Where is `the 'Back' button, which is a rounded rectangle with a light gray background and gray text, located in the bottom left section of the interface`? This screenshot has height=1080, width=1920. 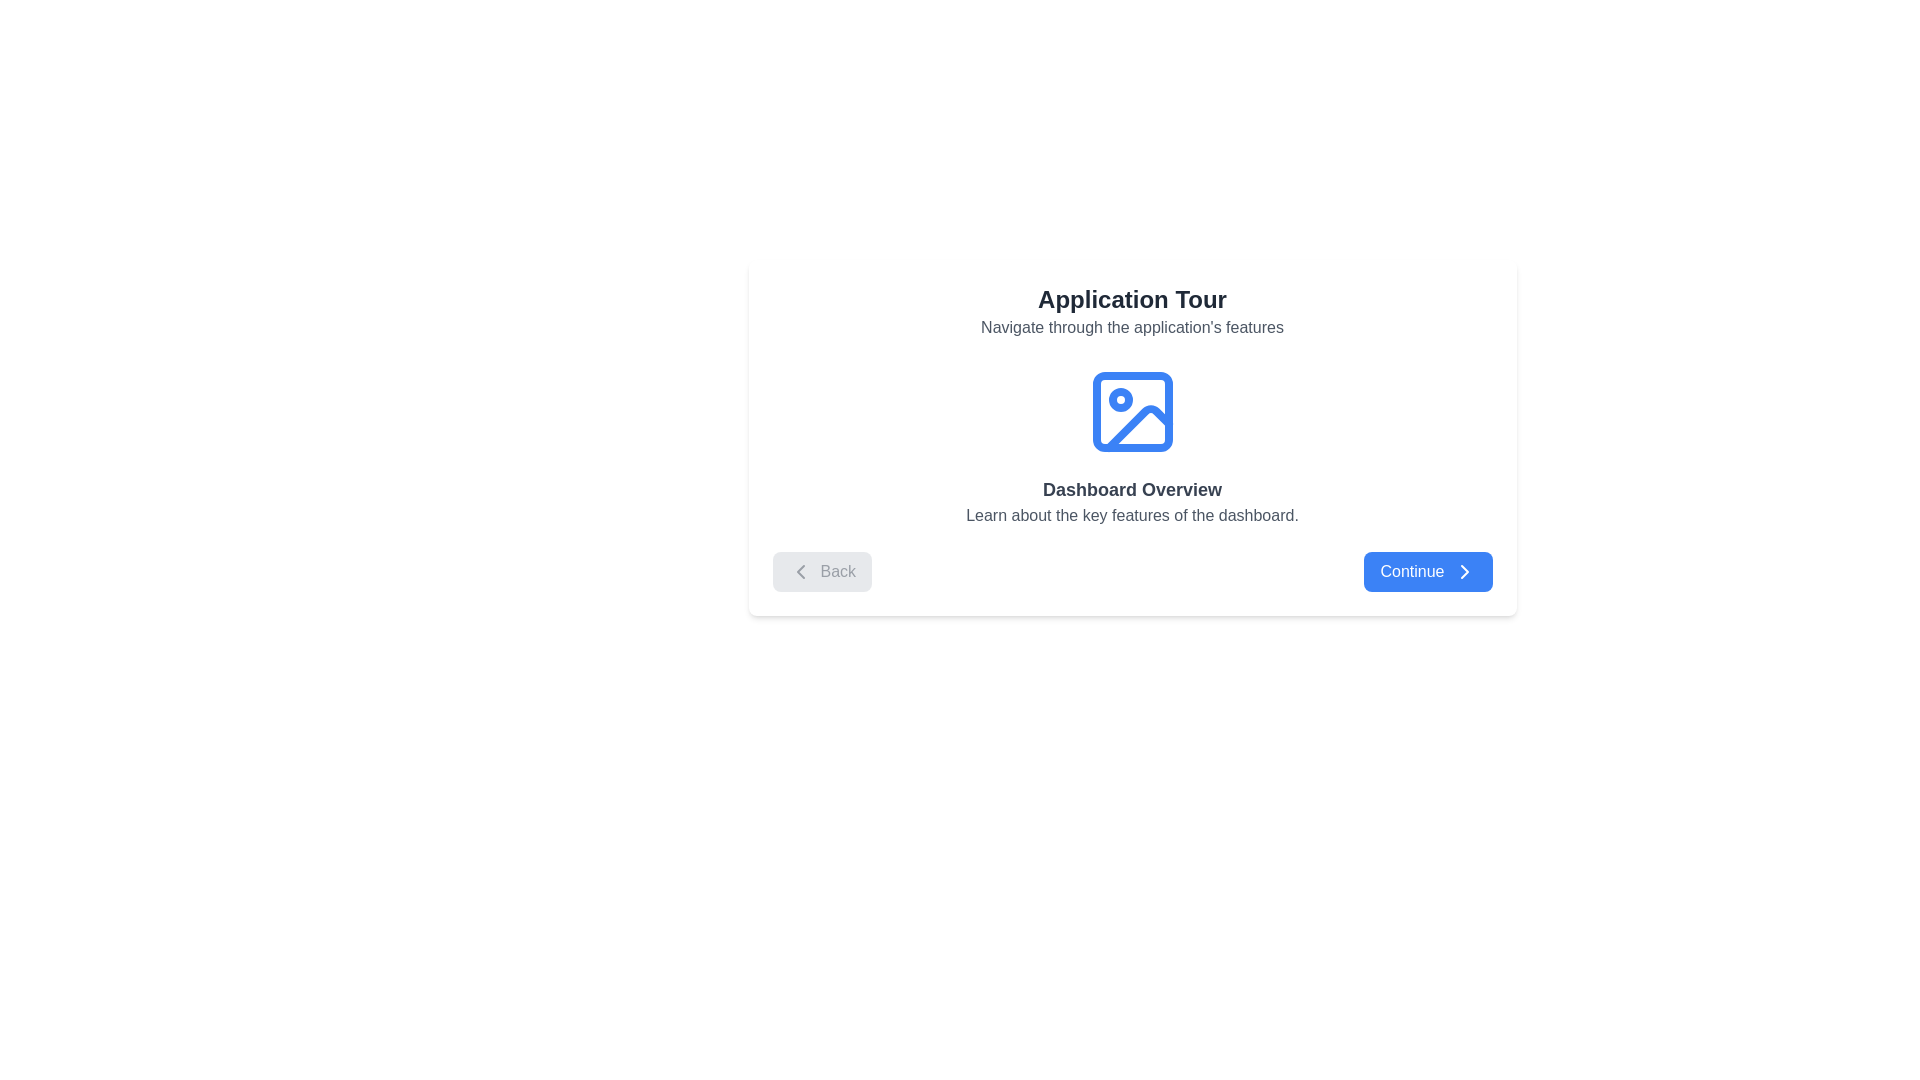
the 'Back' button, which is a rounded rectangle with a light gray background and gray text, located in the bottom left section of the interface is located at coordinates (822, 571).